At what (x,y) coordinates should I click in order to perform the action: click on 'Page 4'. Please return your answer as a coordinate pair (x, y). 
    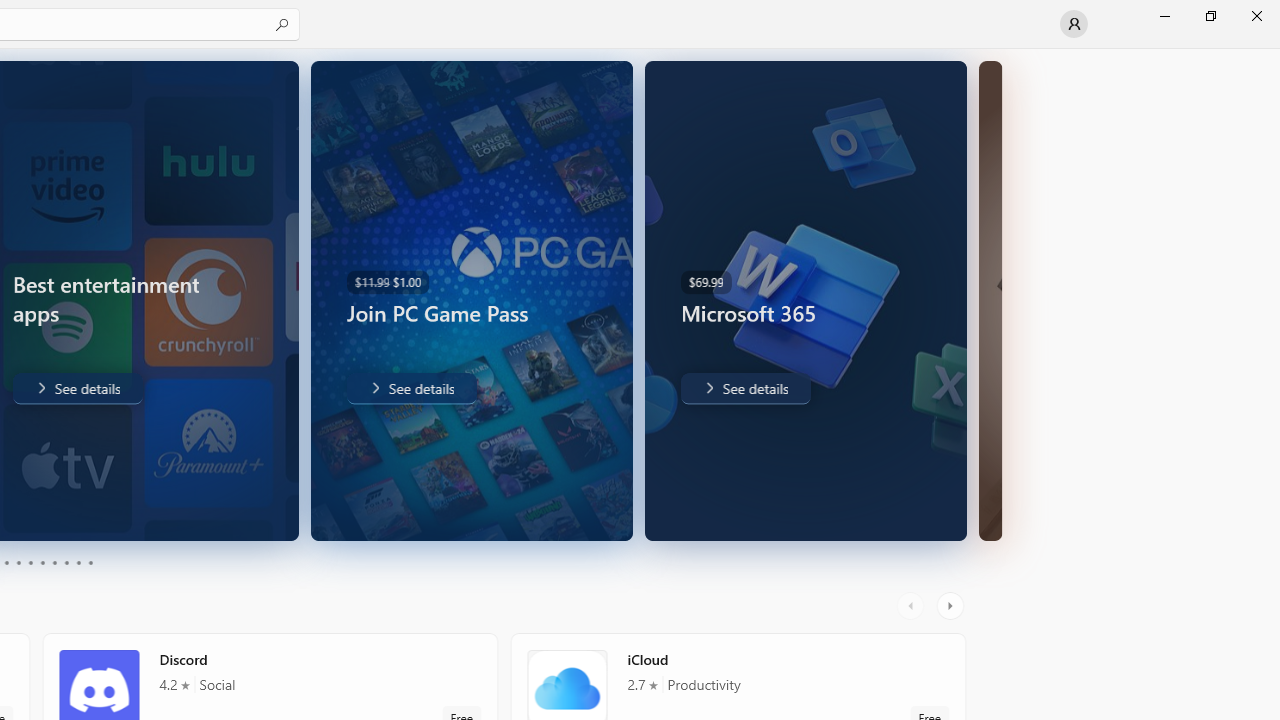
    Looking at the image, I should click on (17, 563).